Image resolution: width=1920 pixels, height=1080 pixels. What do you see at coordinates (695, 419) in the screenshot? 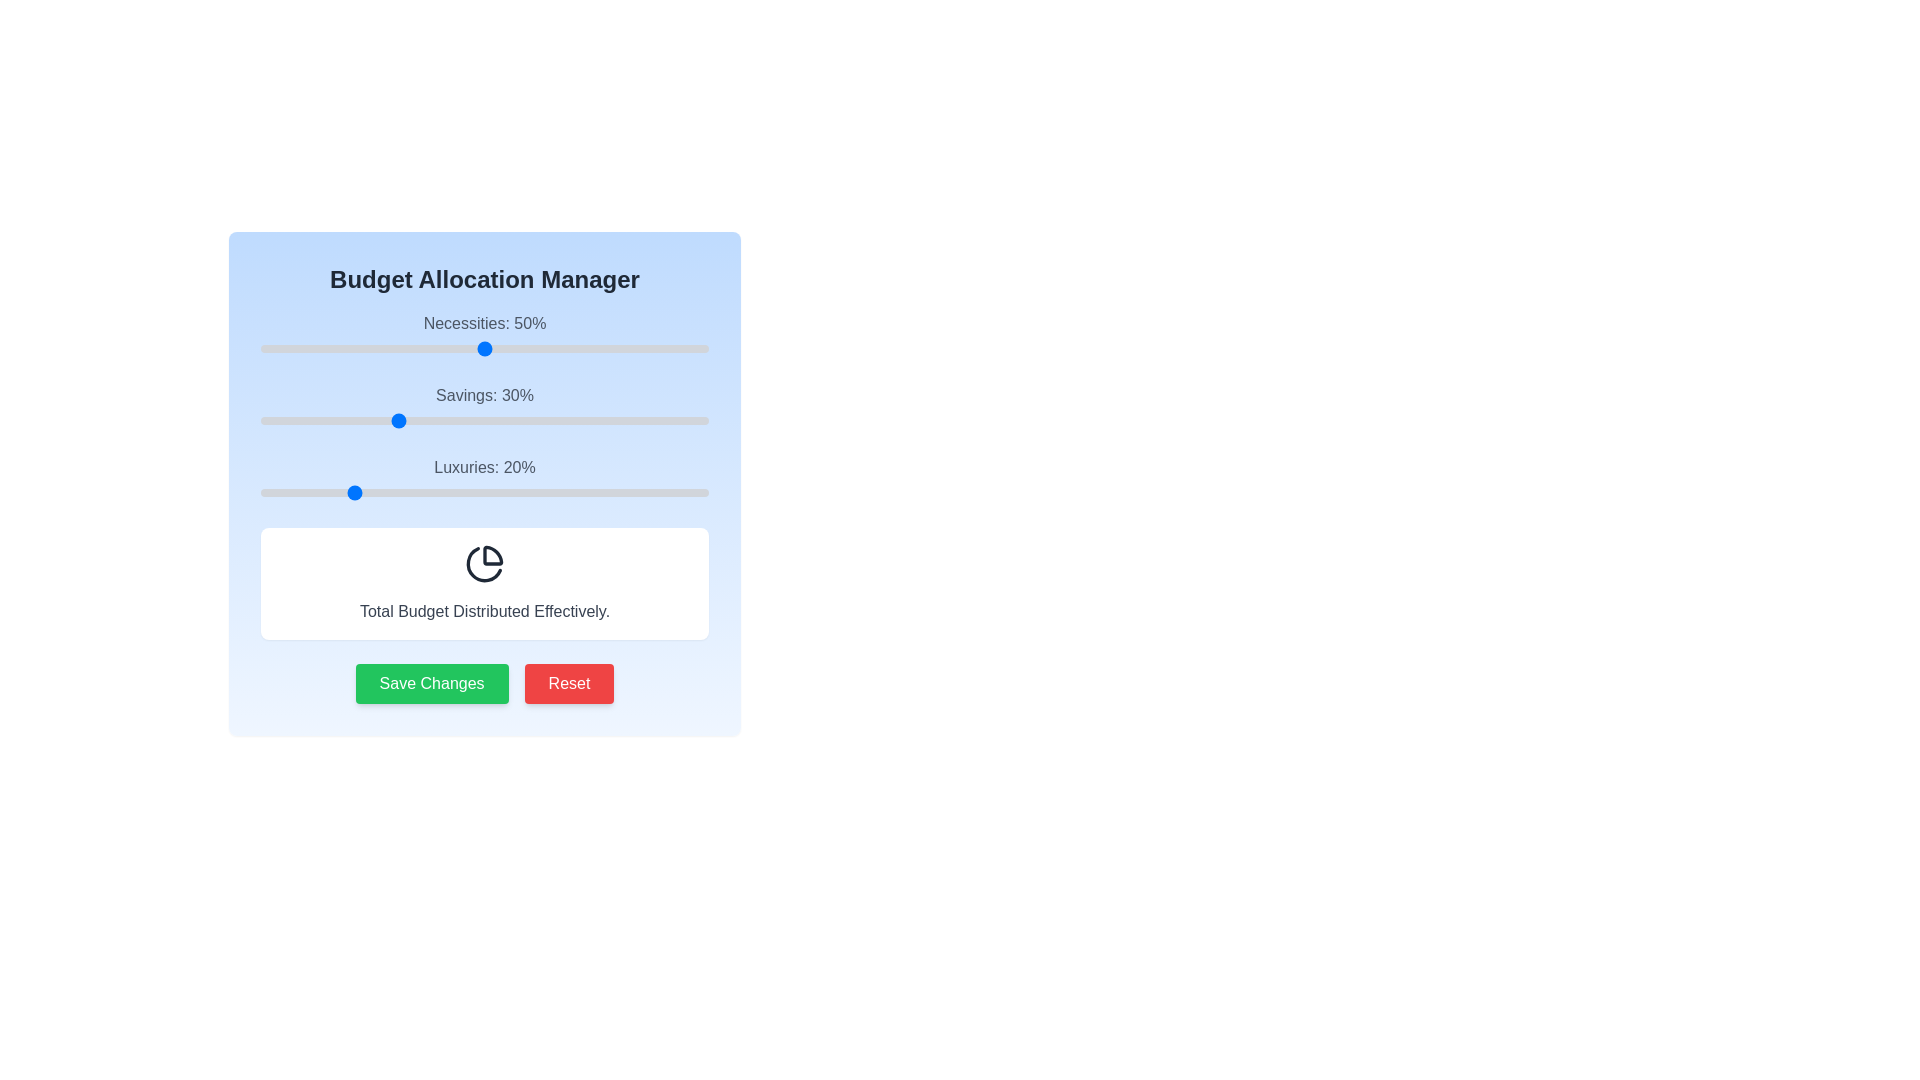
I see `savings percentage` at bounding box center [695, 419].